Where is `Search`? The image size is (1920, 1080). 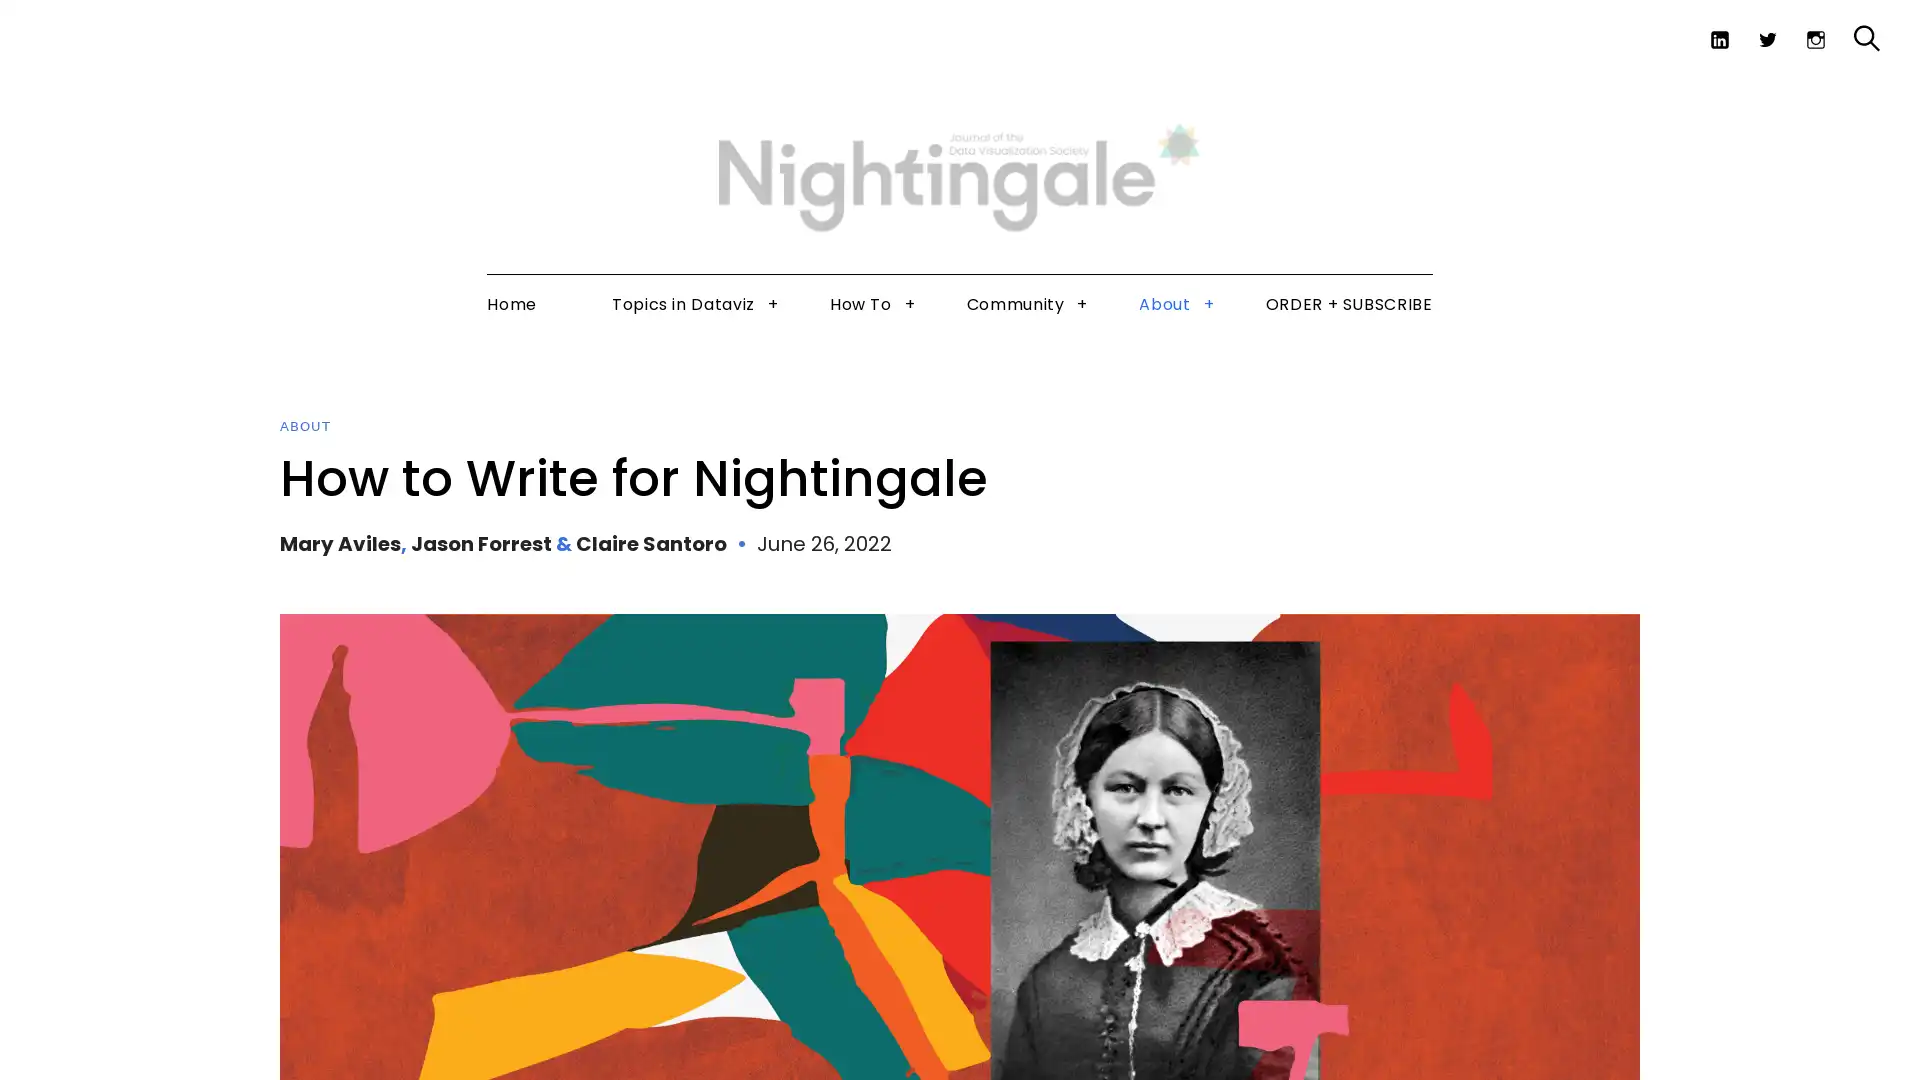
Search is located at coordinates (1824, 88).